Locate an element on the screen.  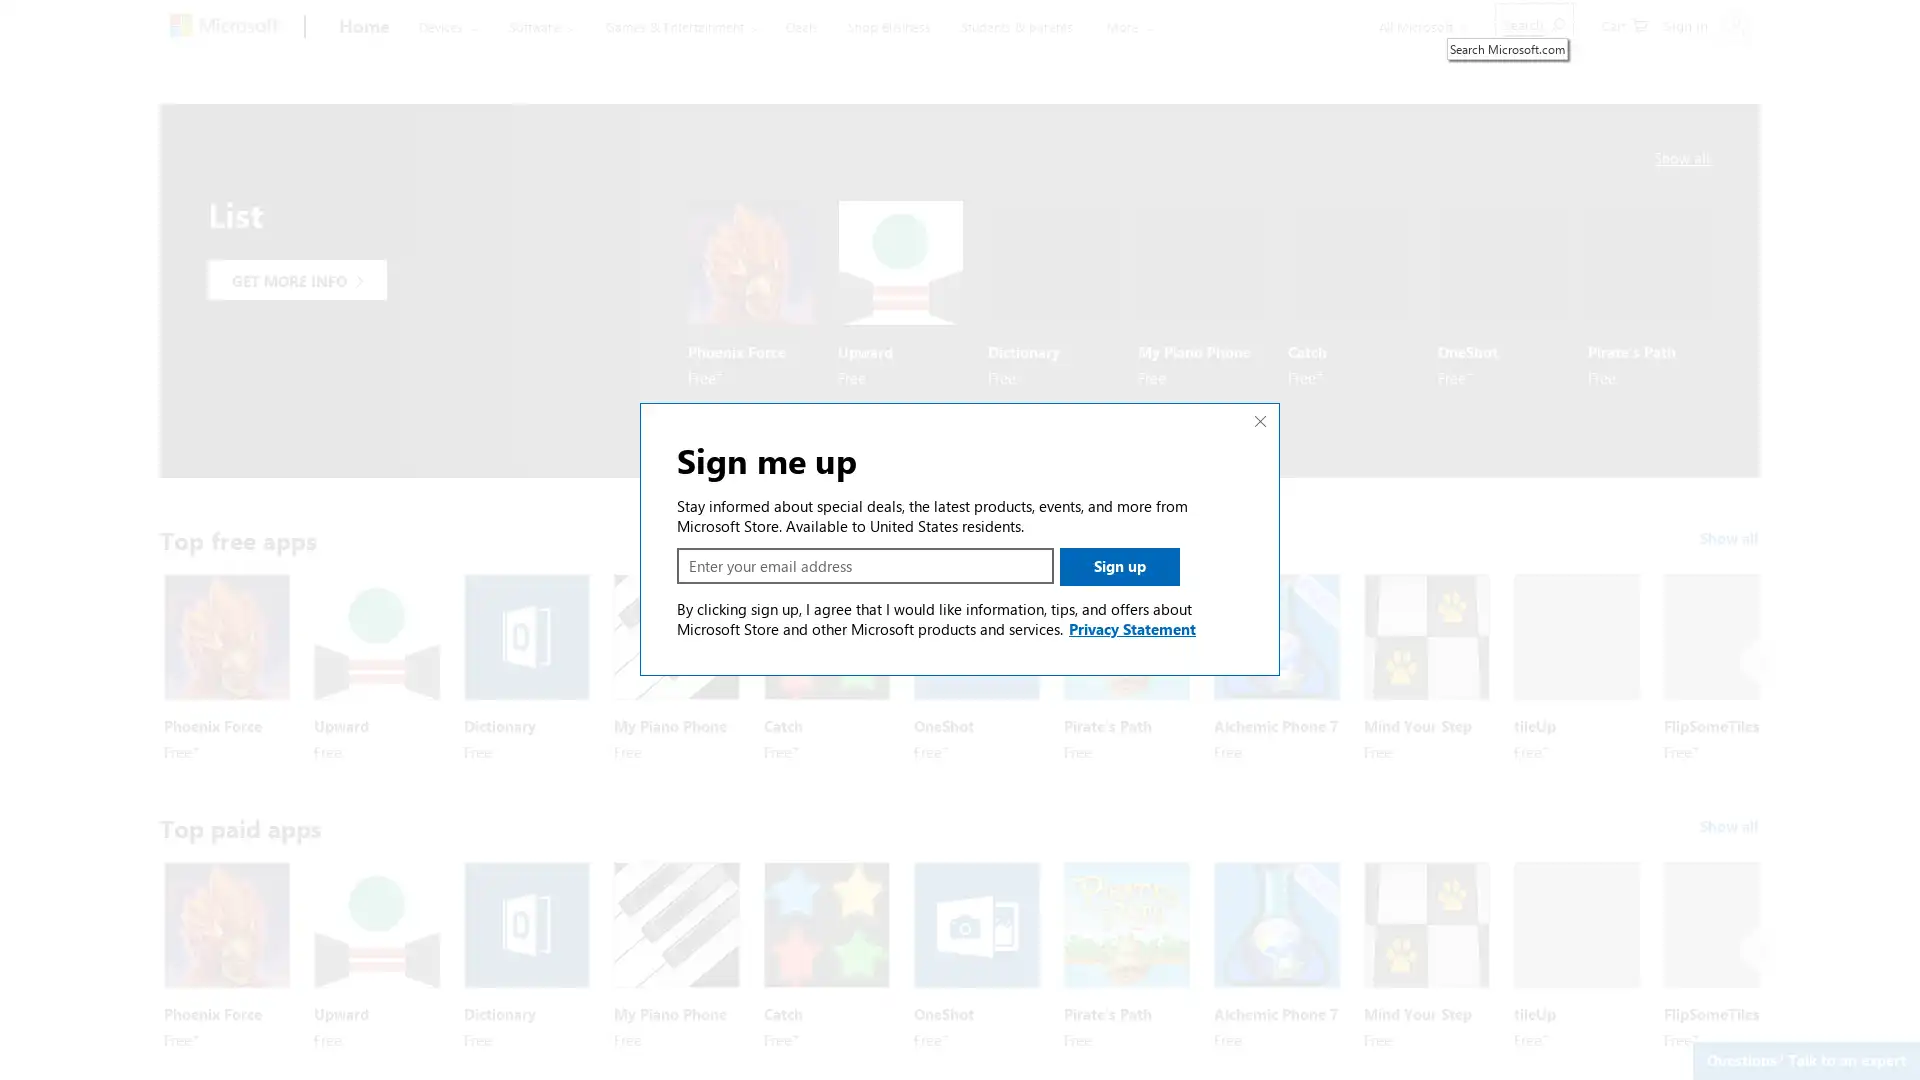
All Microsoft expand to see list of Microsoft products and services is located at coordinates (1419, 26).